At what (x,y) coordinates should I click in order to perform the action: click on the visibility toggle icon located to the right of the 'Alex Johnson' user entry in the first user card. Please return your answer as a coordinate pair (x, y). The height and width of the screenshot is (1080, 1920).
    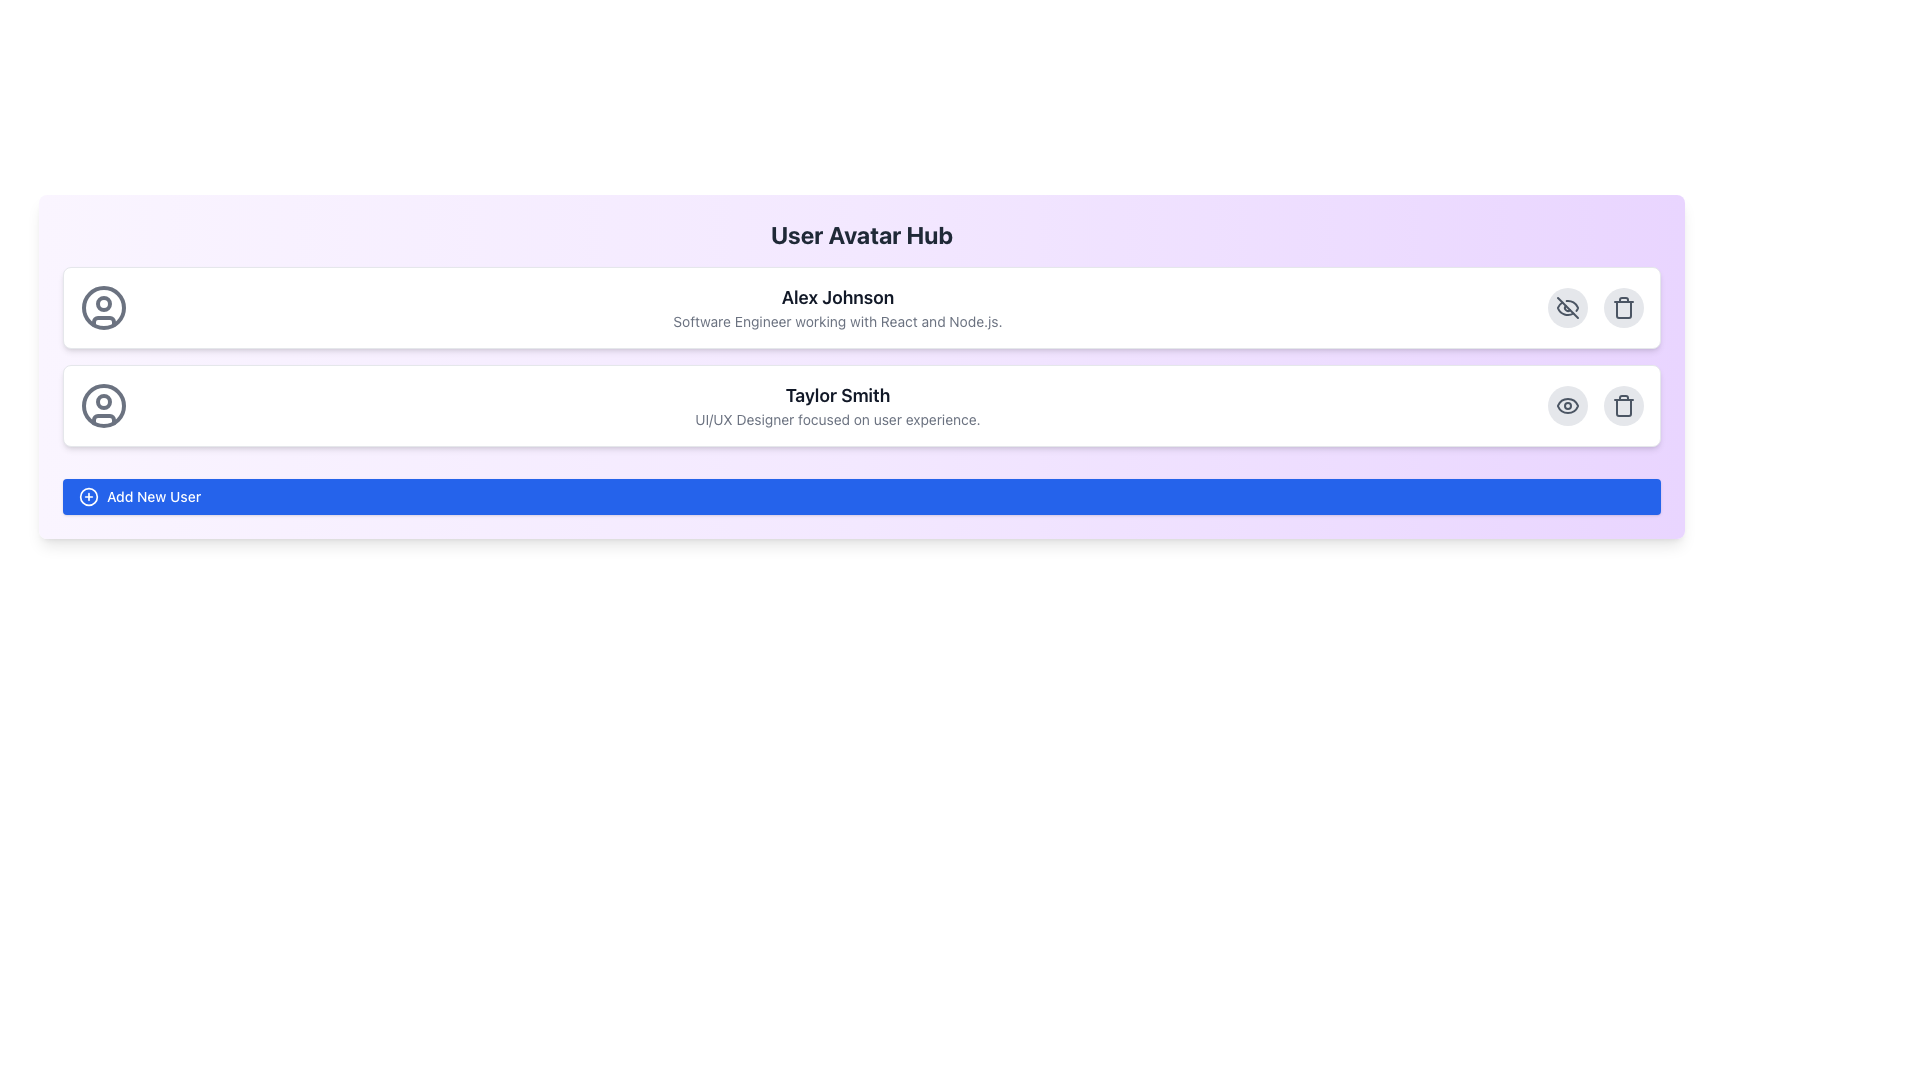
    Looking at the image, I should click on (1567, 308).